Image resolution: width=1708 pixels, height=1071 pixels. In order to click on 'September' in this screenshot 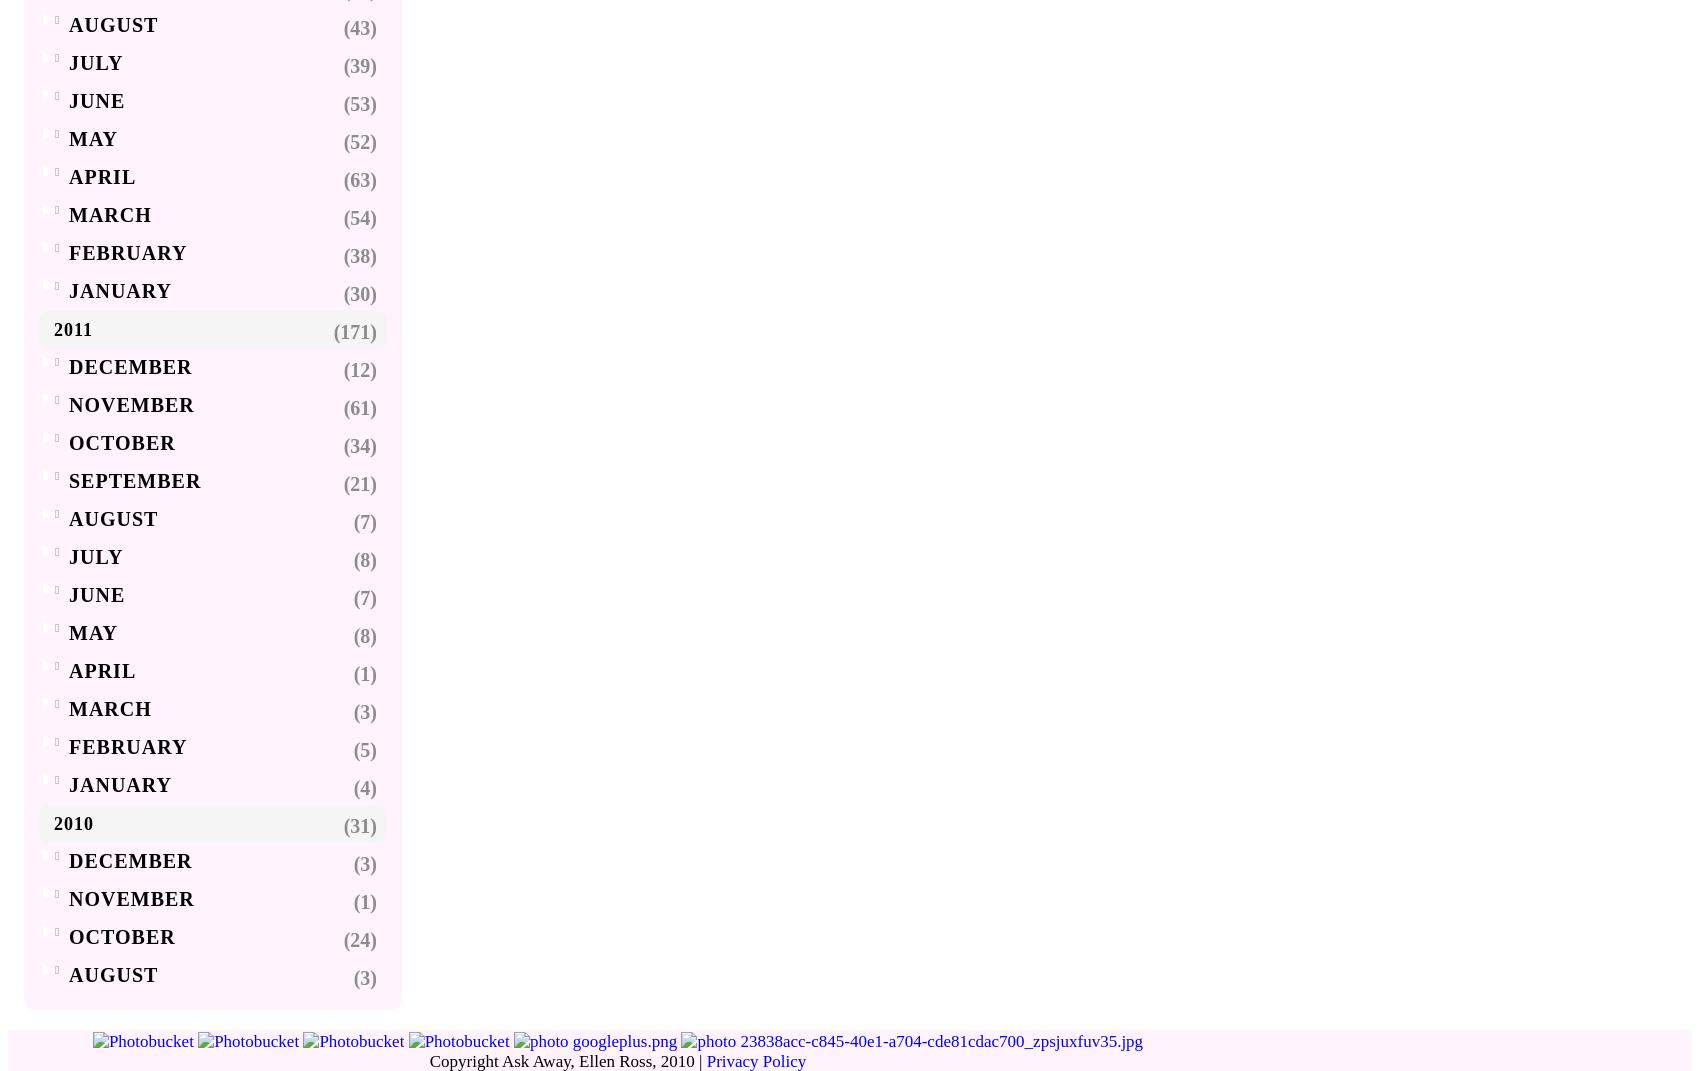, I will do `click(134, 479)`.